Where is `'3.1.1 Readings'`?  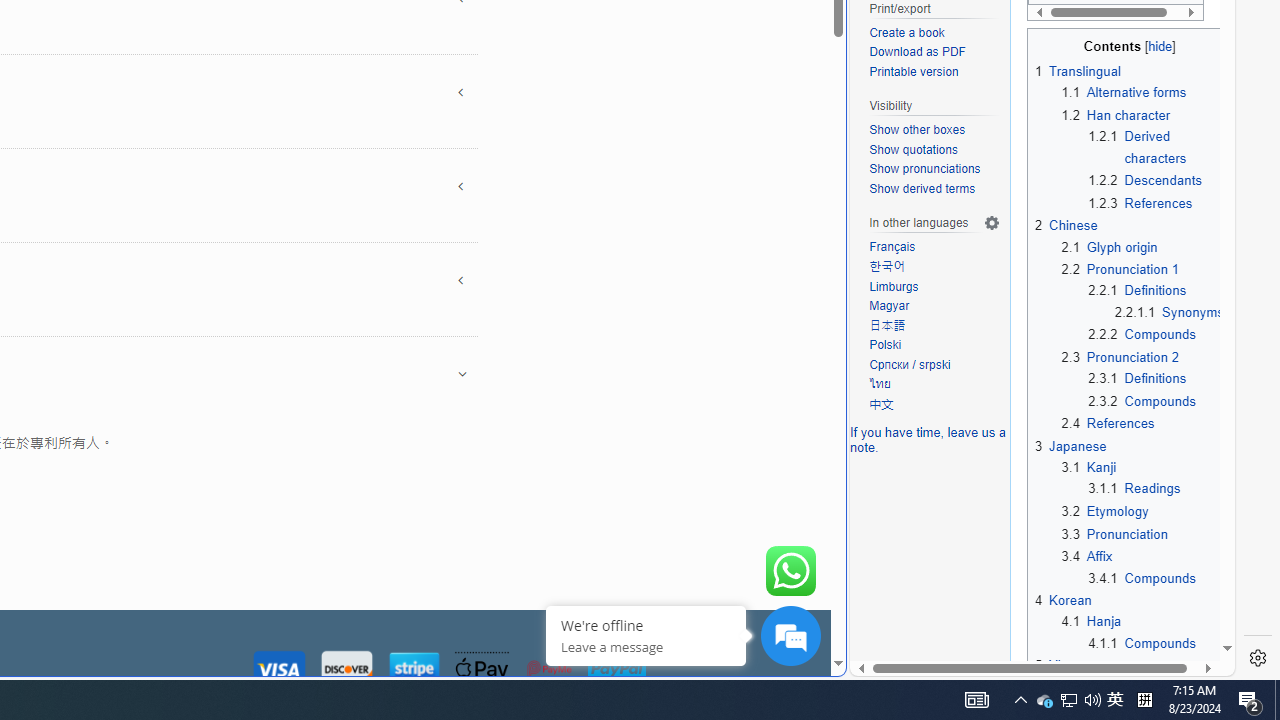 '3.1.1 Readings' is located at coordinates (1134, 488).